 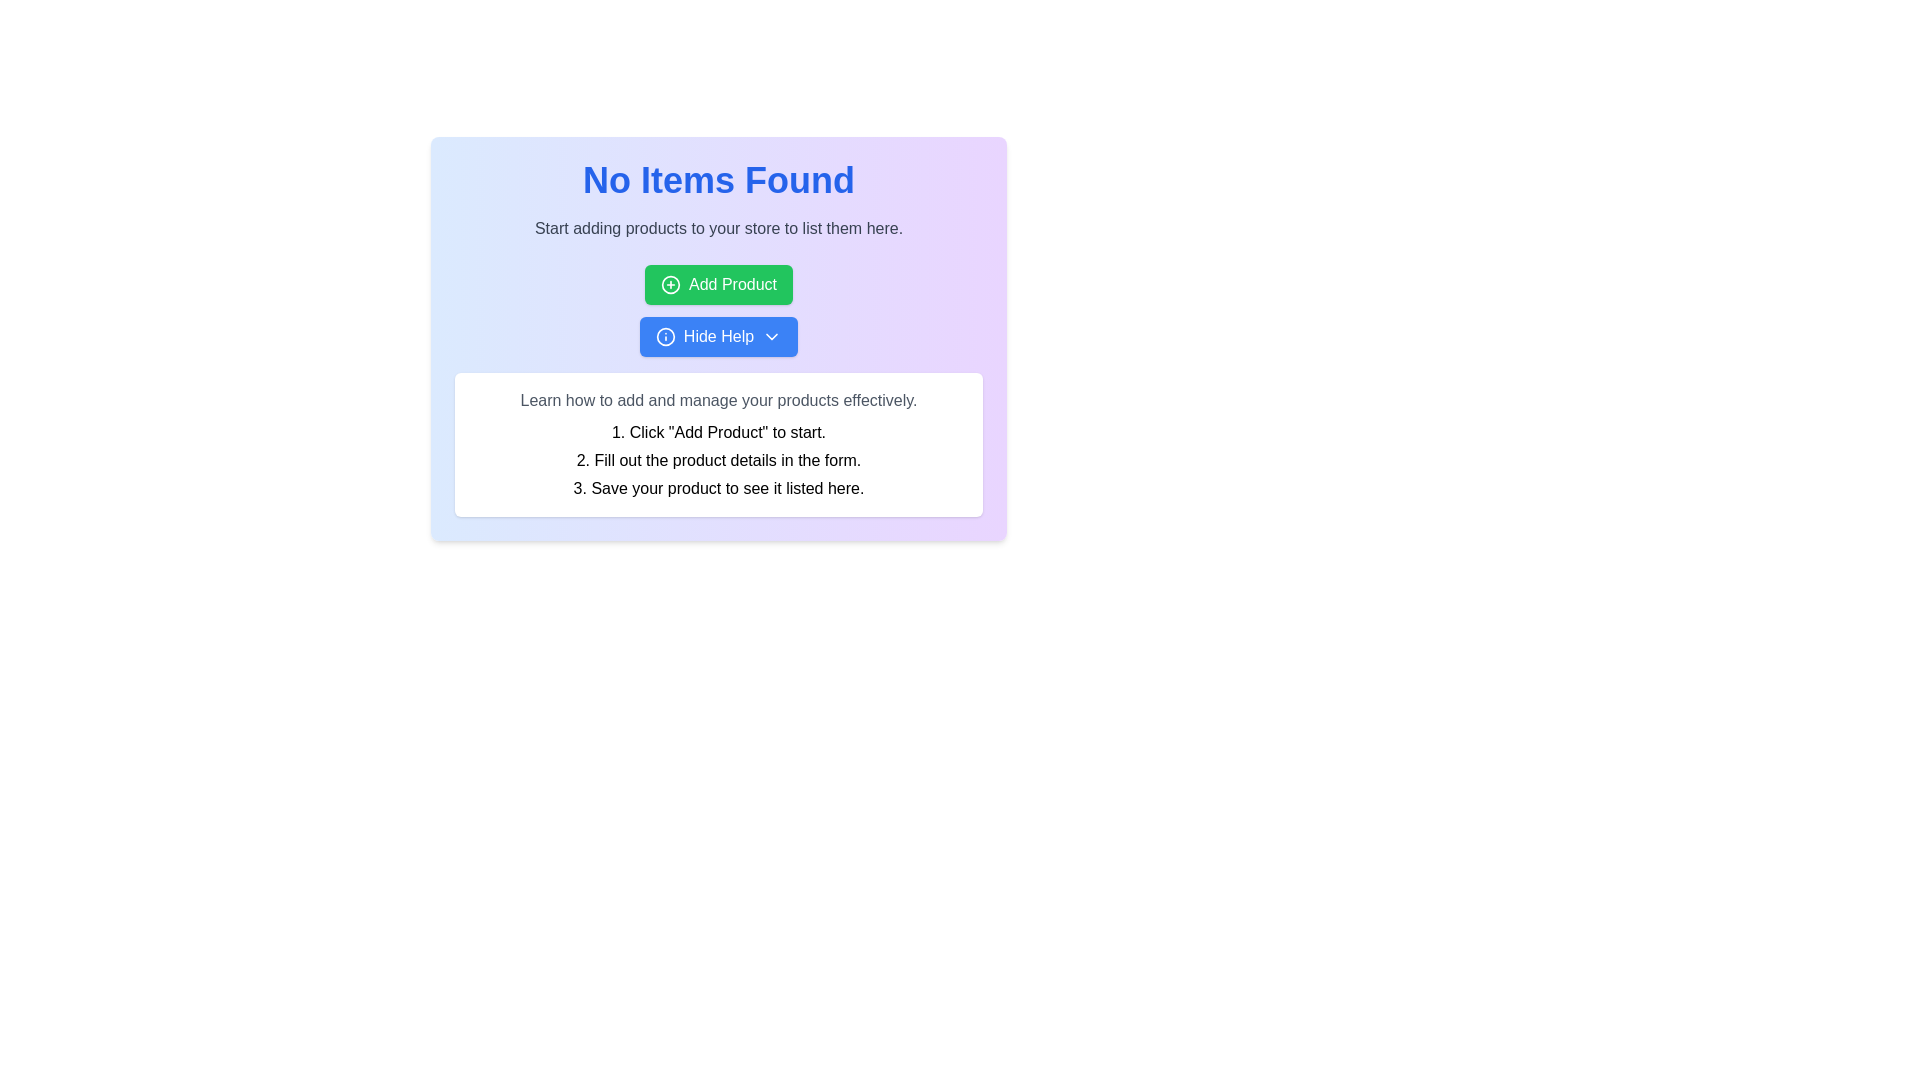 What do you see at coordinates (771, 335) in the screenshot?
I see `the icon located at the right end of the 'Hide Help' button` at bounding box center [771, 335].